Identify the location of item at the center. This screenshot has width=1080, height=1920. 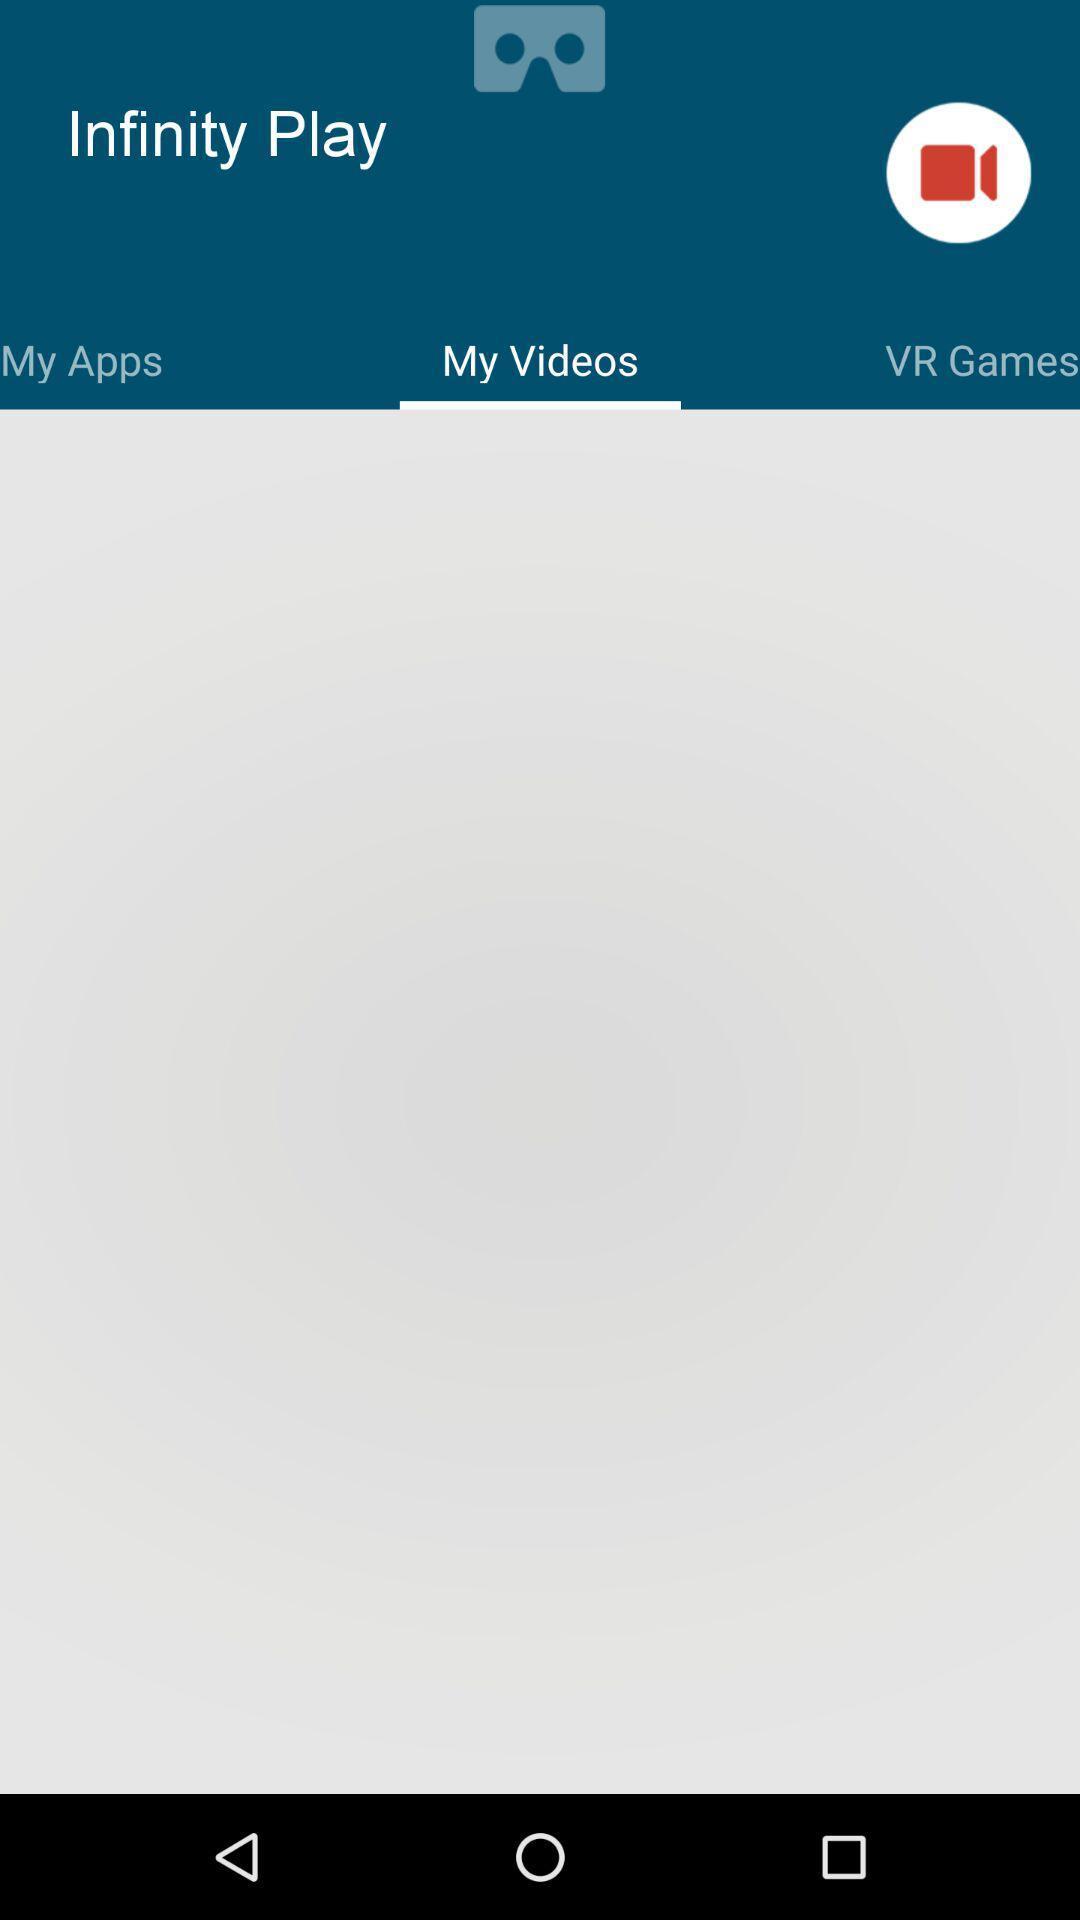
(540, 1103).